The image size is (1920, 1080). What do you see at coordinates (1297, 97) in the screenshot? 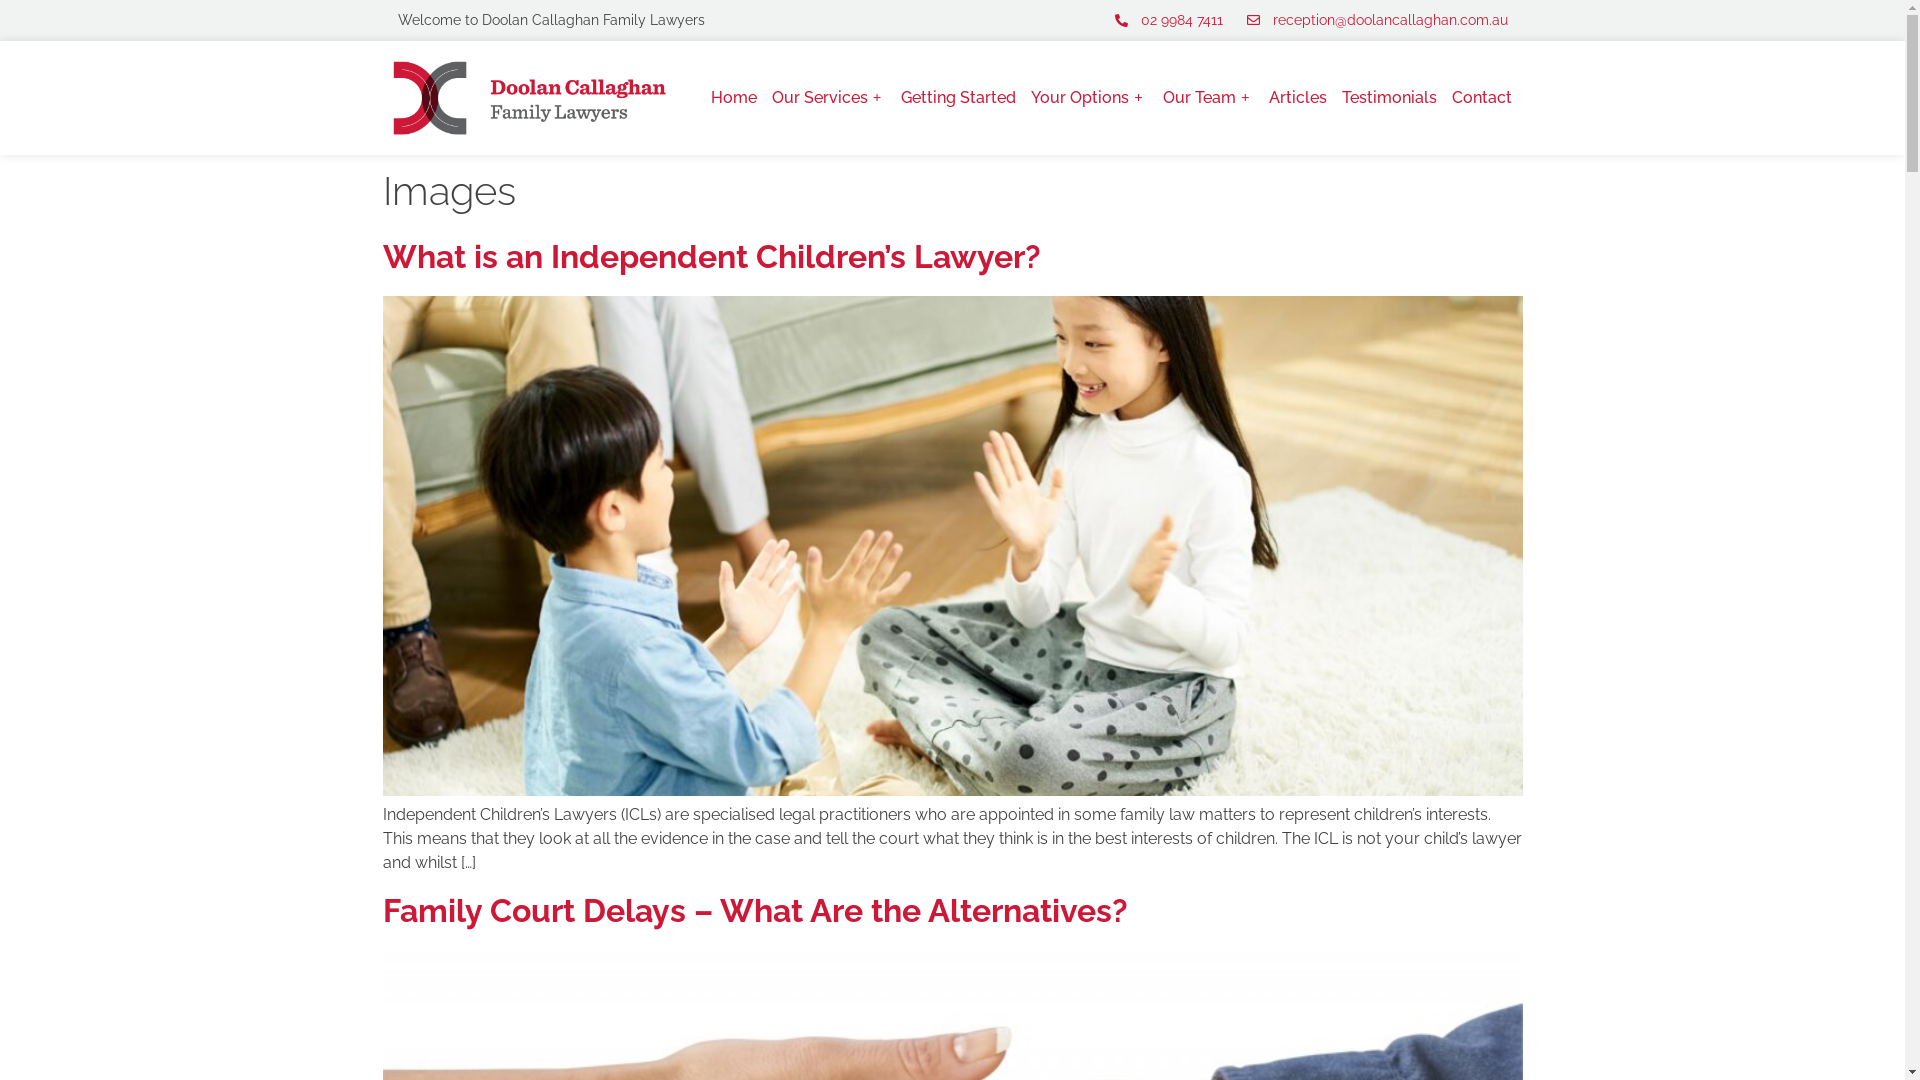
I see `'Articles'` at bounding box center [1297, 97].